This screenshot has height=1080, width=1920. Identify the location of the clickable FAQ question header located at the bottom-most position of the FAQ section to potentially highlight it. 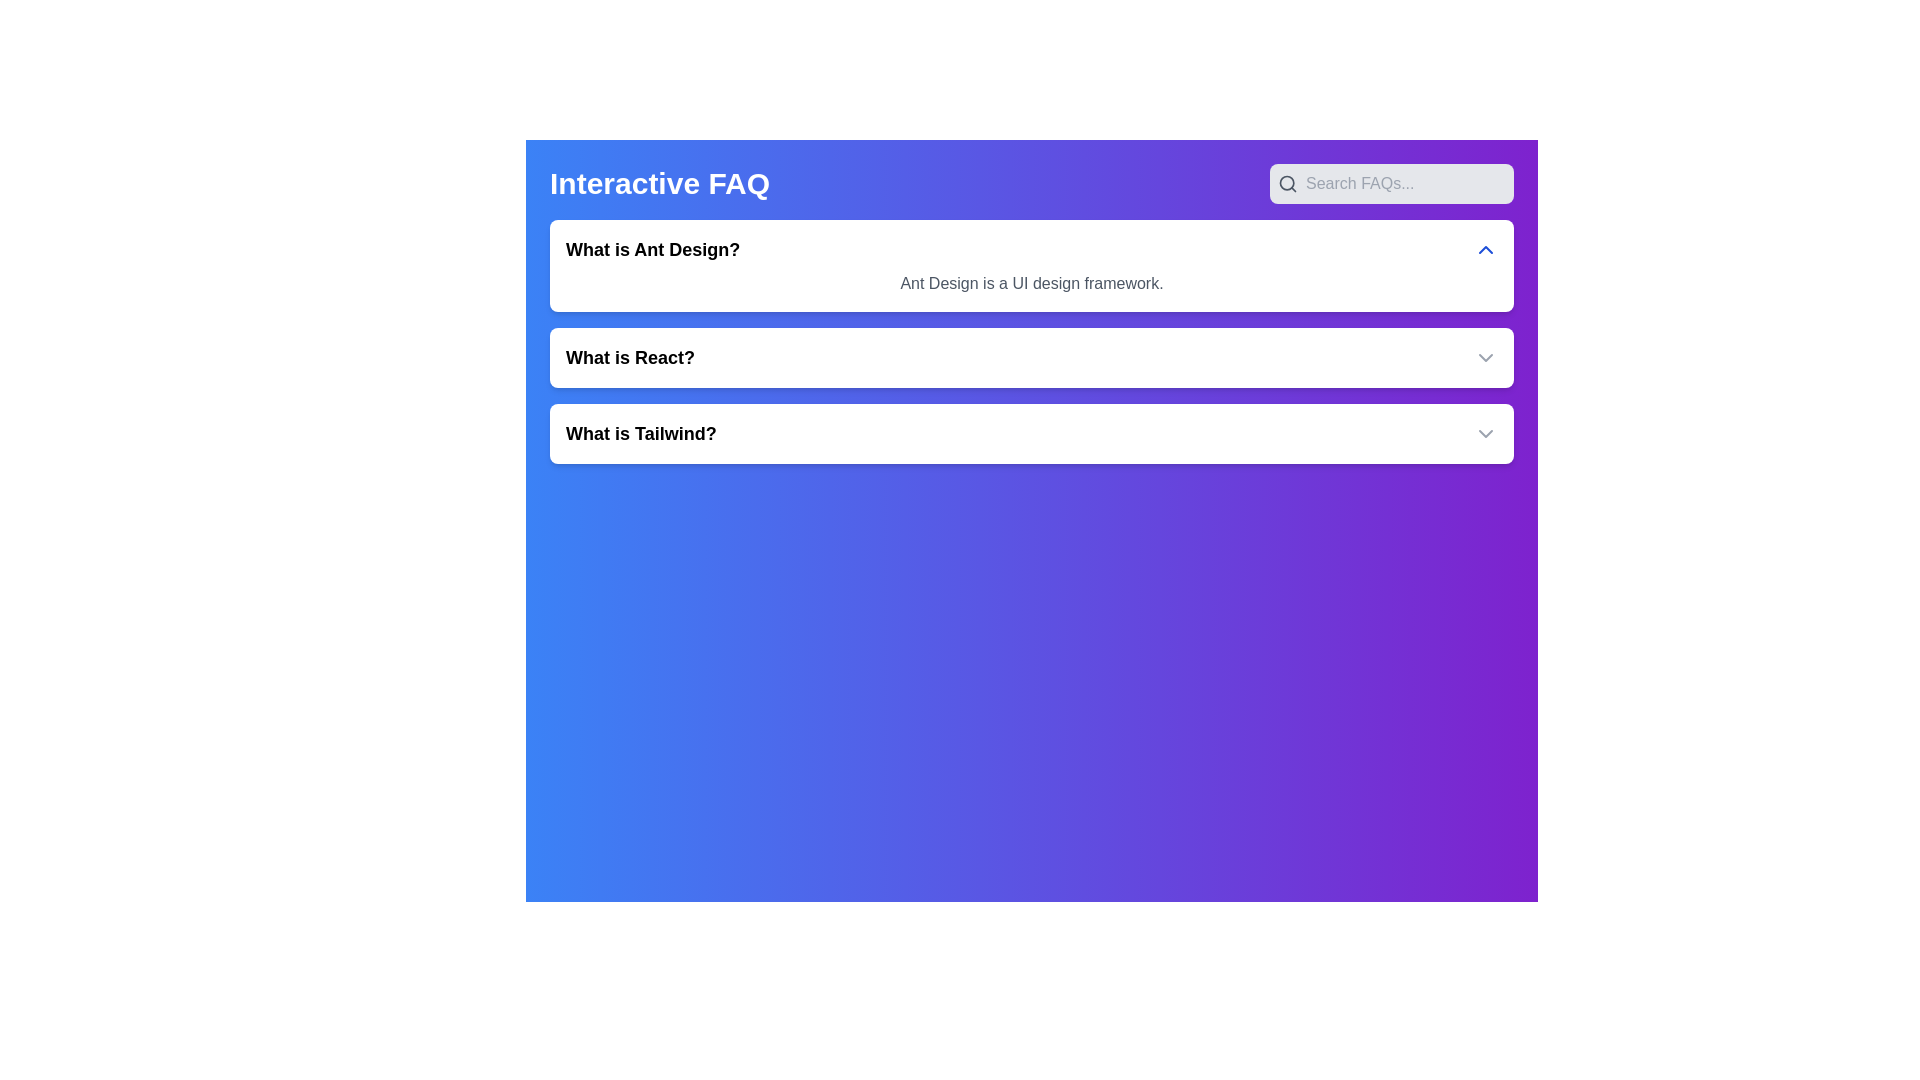
(641, 433).